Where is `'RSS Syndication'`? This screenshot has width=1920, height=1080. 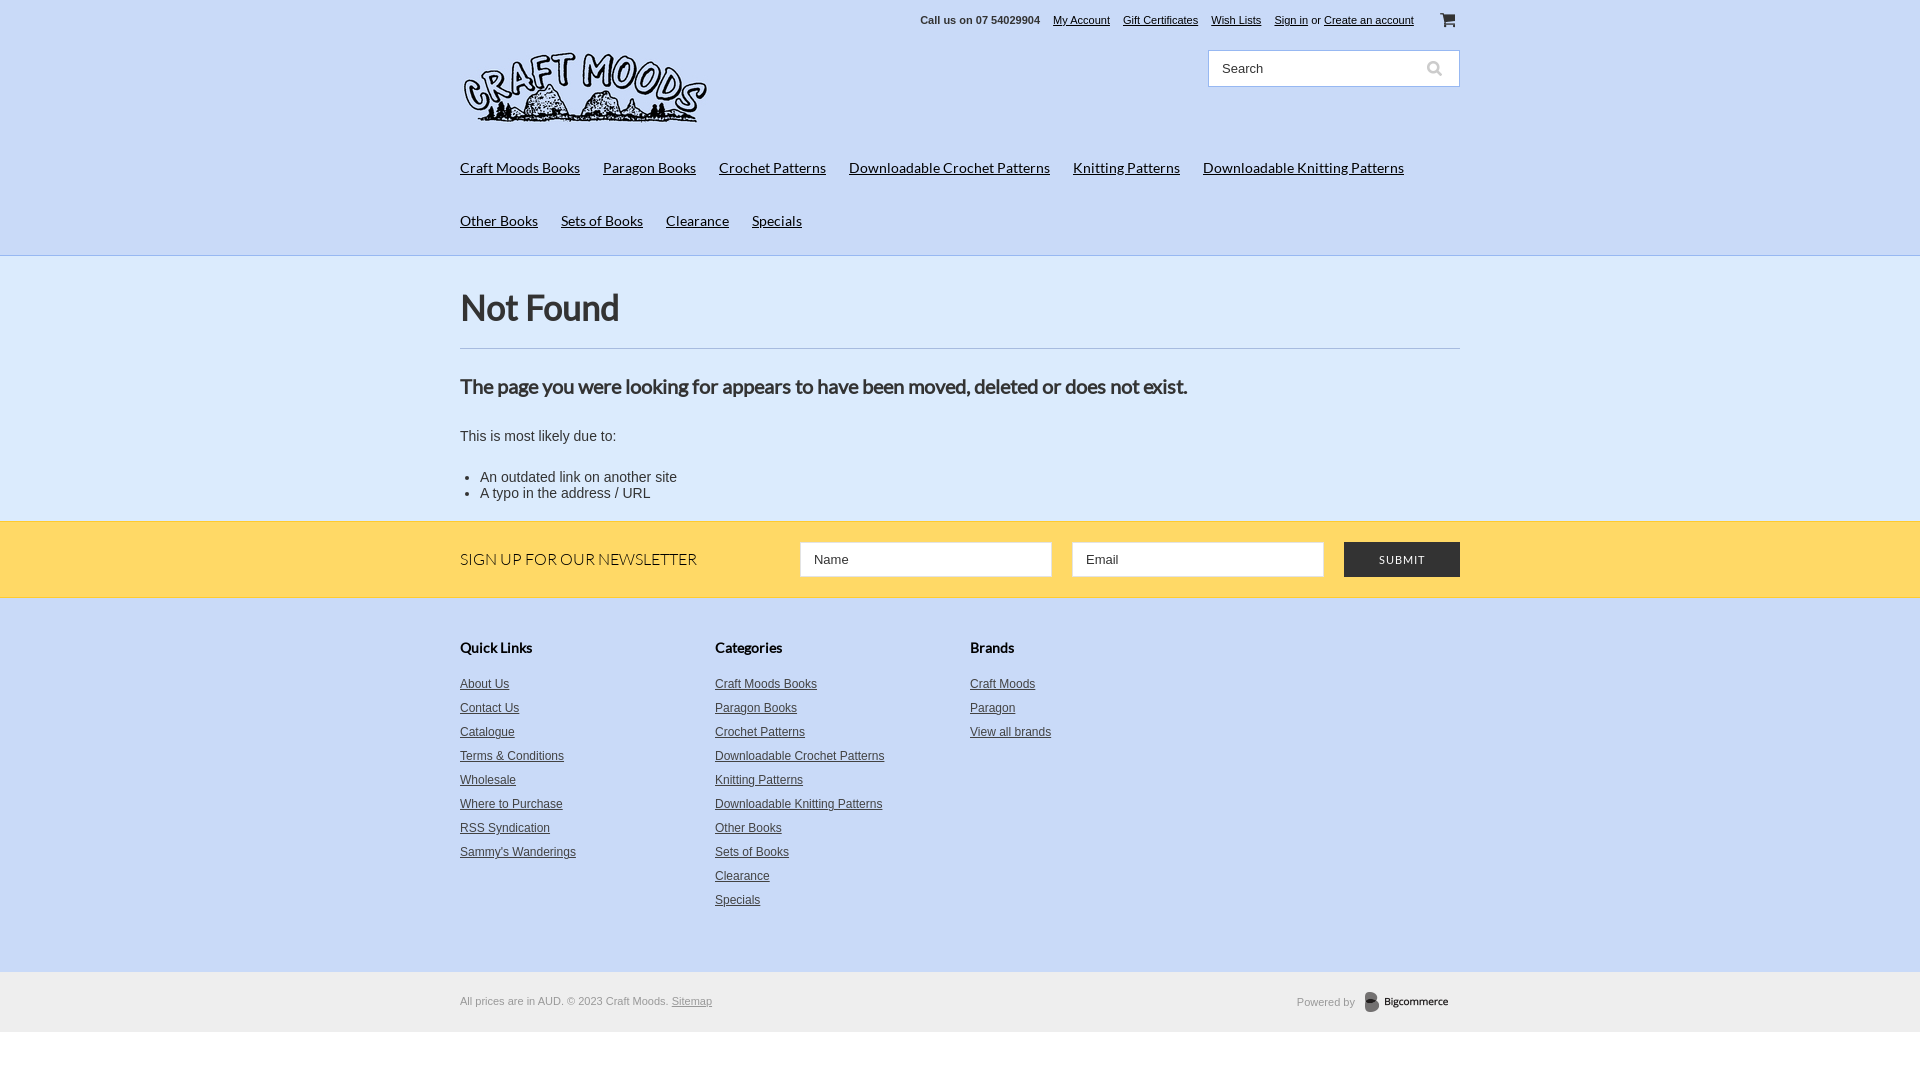
'RSS Syndication' is located at coordinates (459, 828).